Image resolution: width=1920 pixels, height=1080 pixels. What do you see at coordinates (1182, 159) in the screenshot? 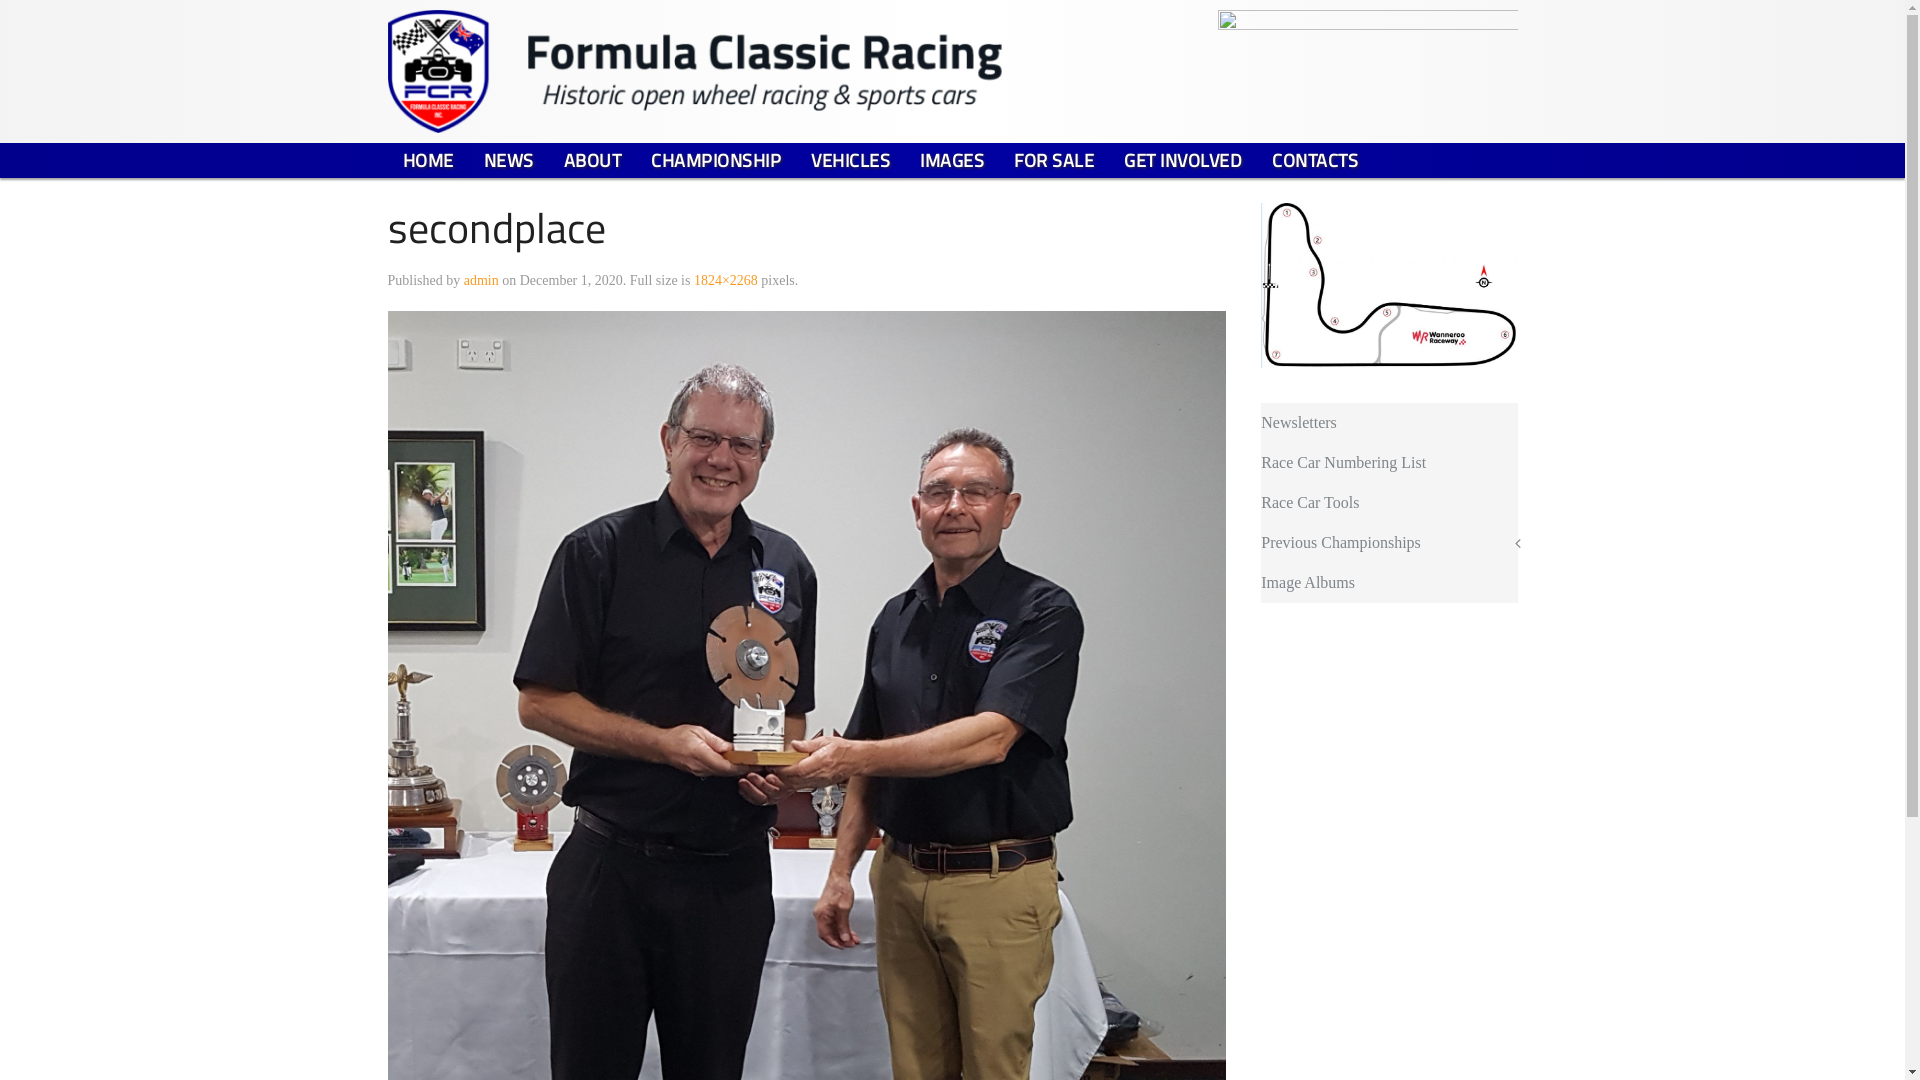
I see `'GET INVOLVED'` at bounding box center [1182, 159].